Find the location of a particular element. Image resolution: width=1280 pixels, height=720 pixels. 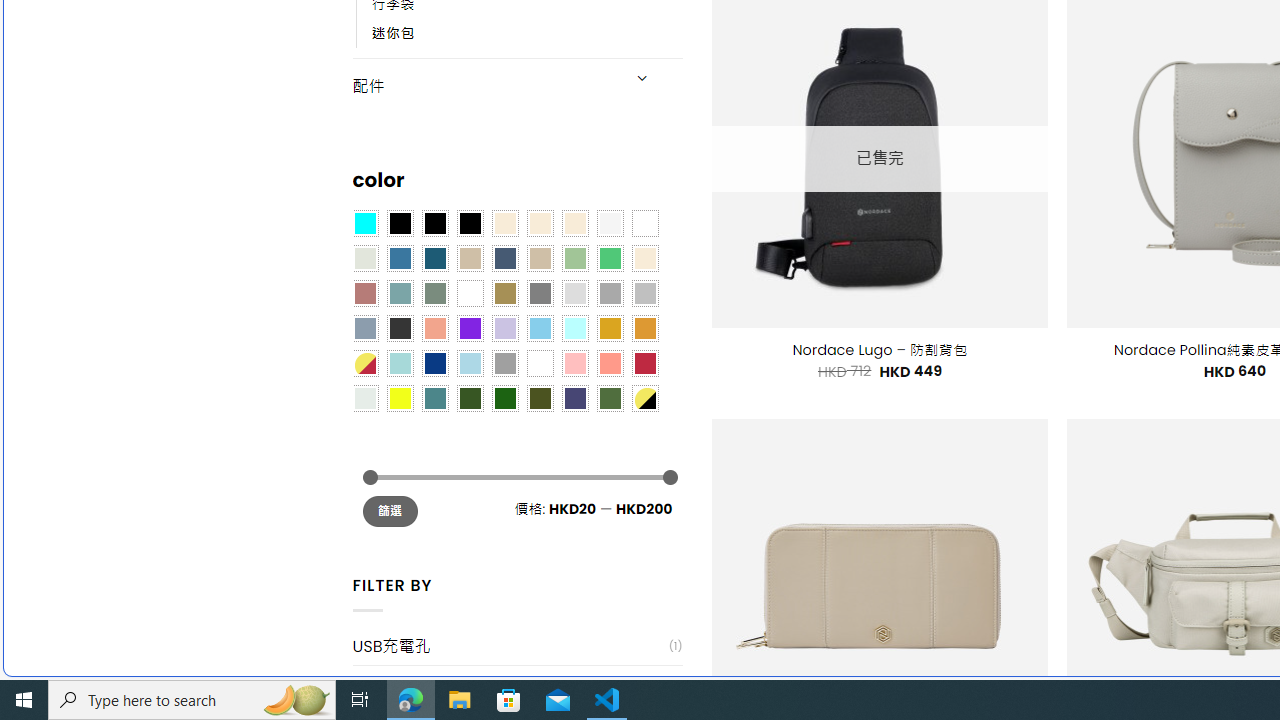

'Dull Nickle' is located at coordinates (364, 398).